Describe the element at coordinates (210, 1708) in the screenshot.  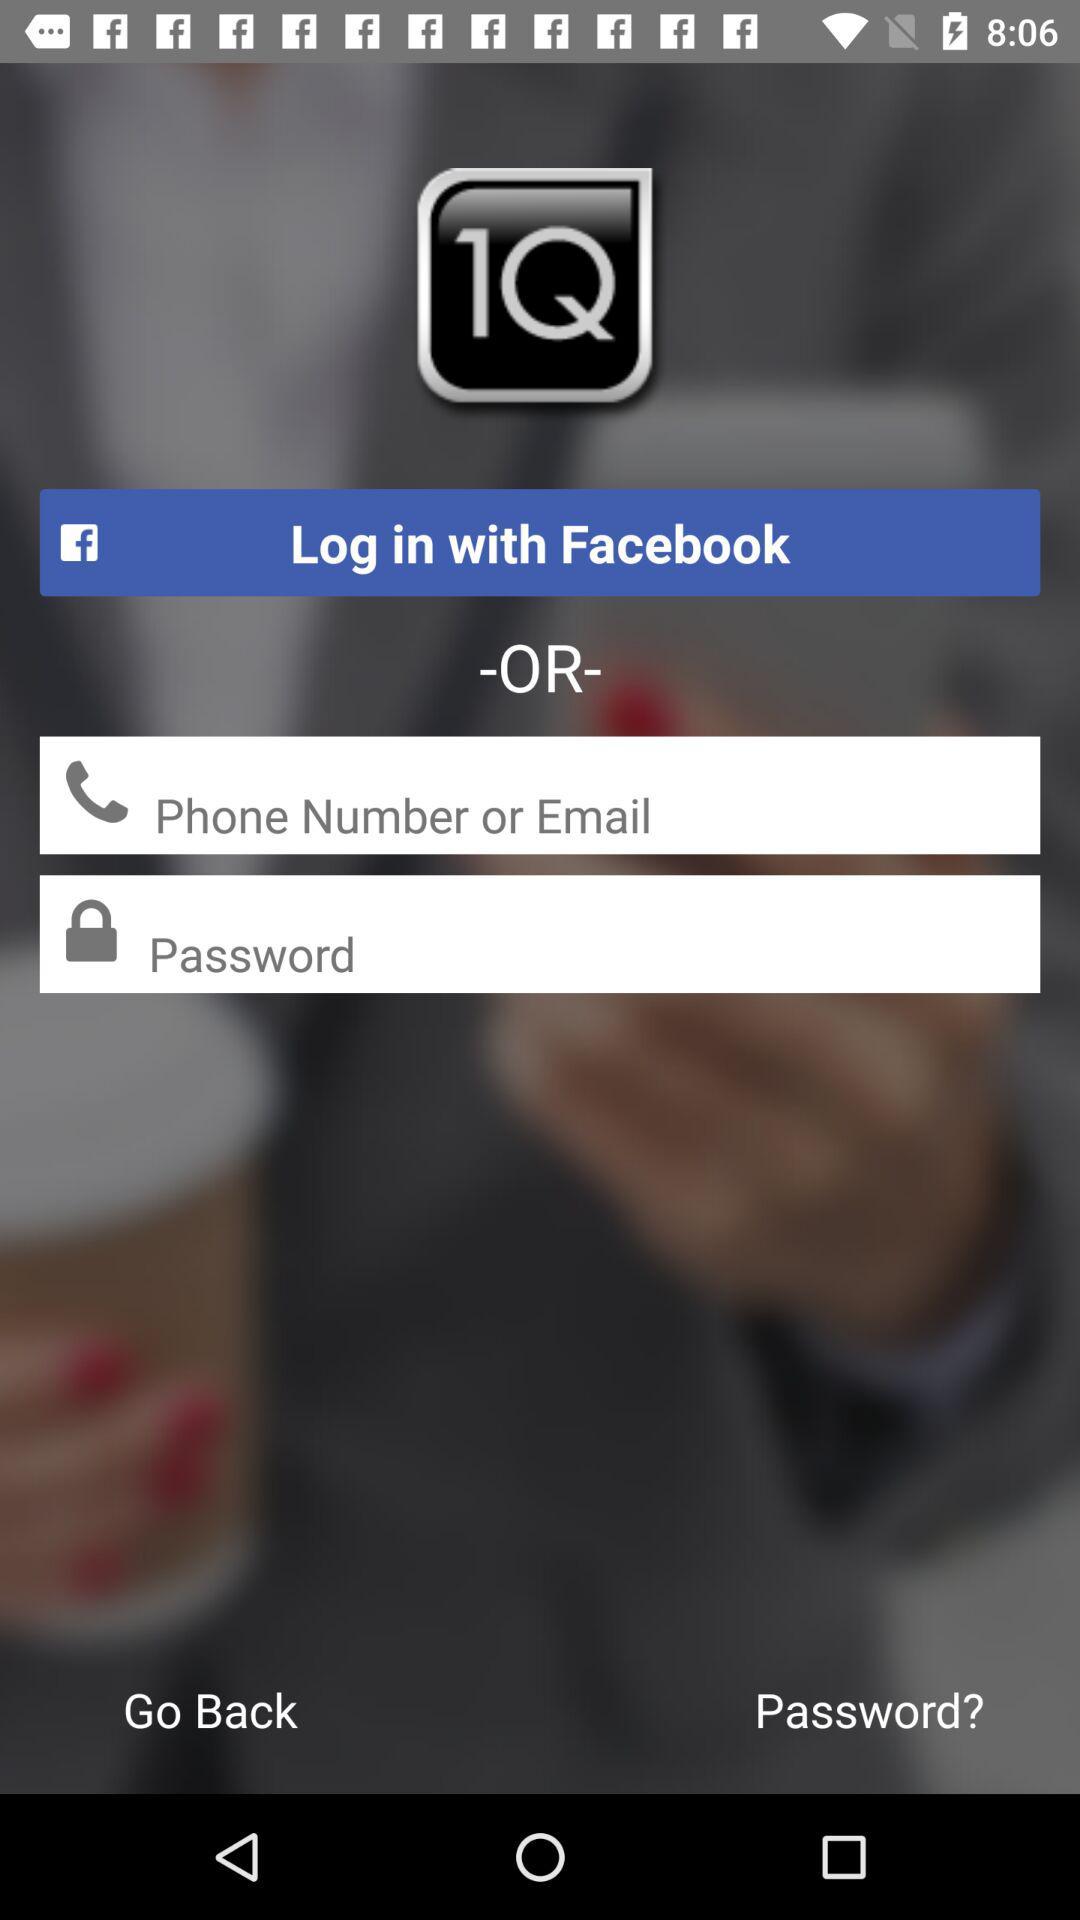
I see `the icon next to the password? item` at that location.